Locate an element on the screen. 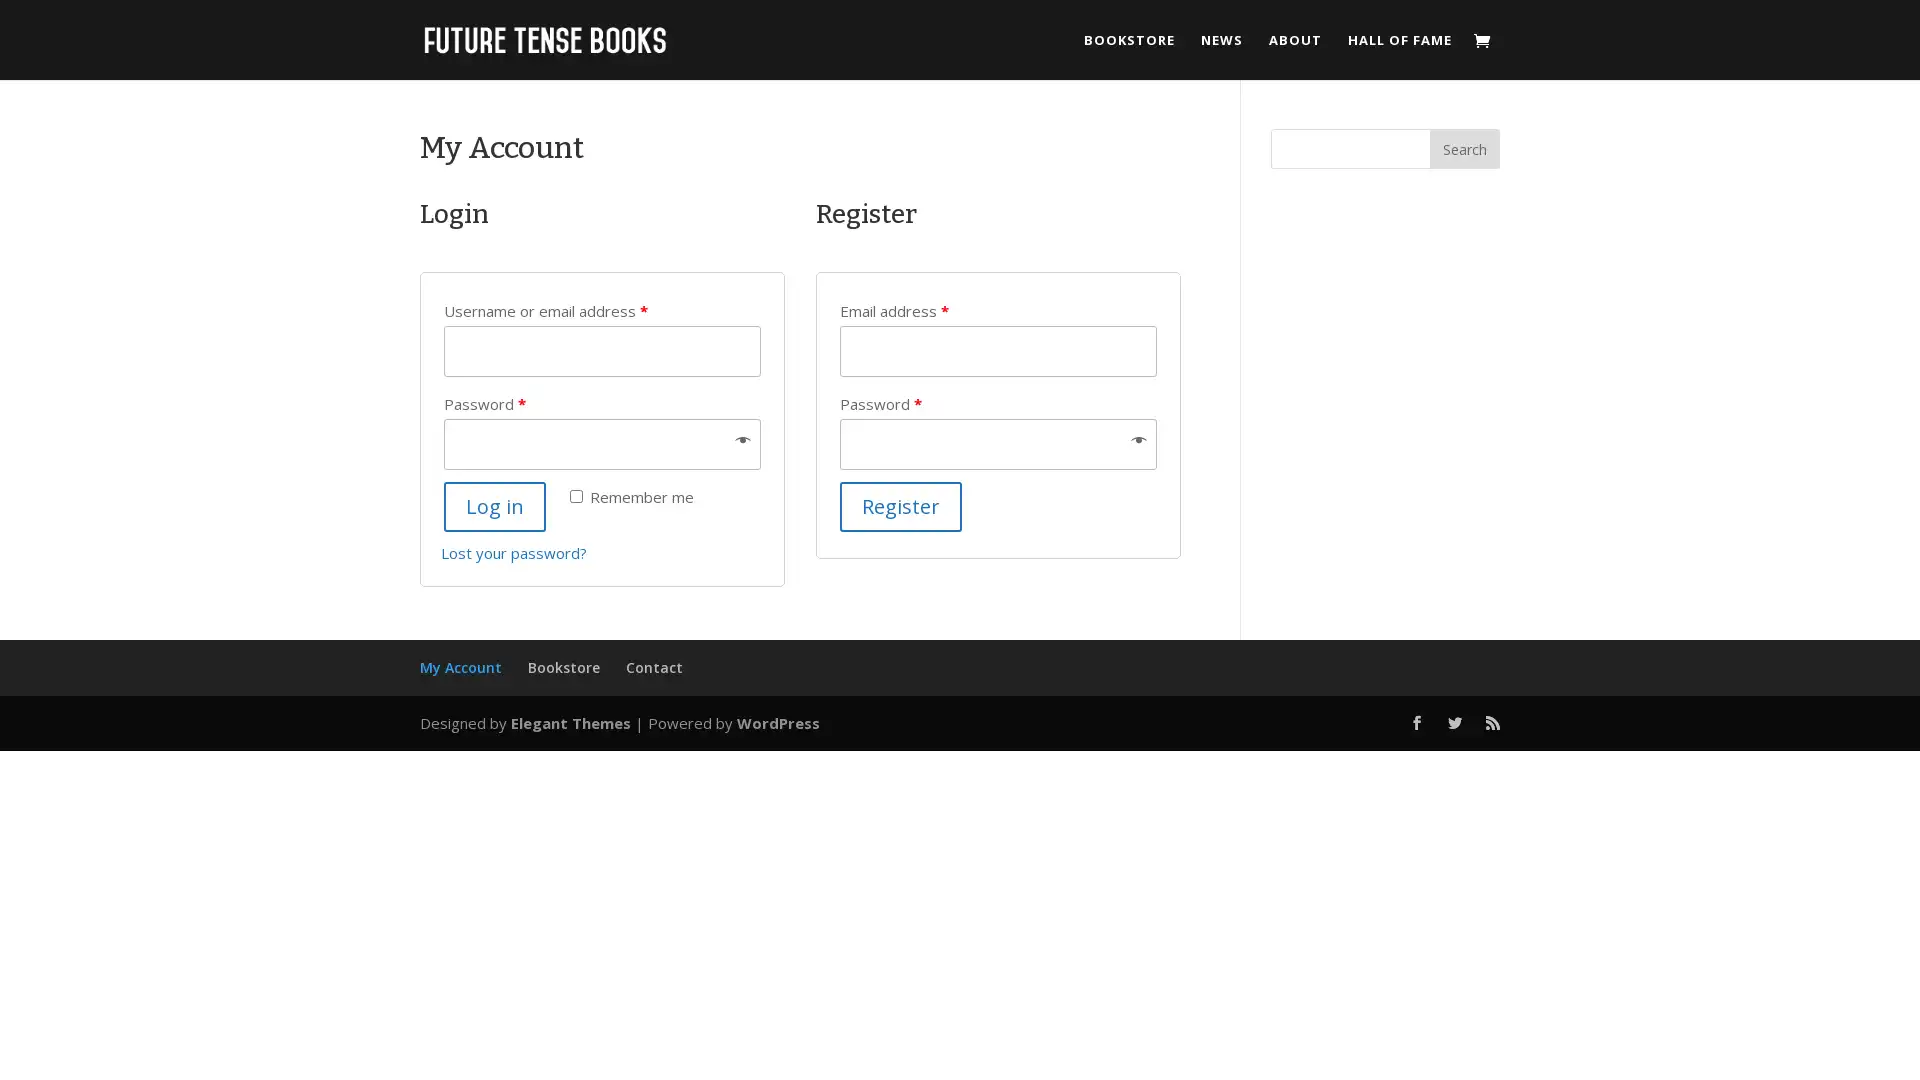  Log in 5 is located at coordinates (494, 504).